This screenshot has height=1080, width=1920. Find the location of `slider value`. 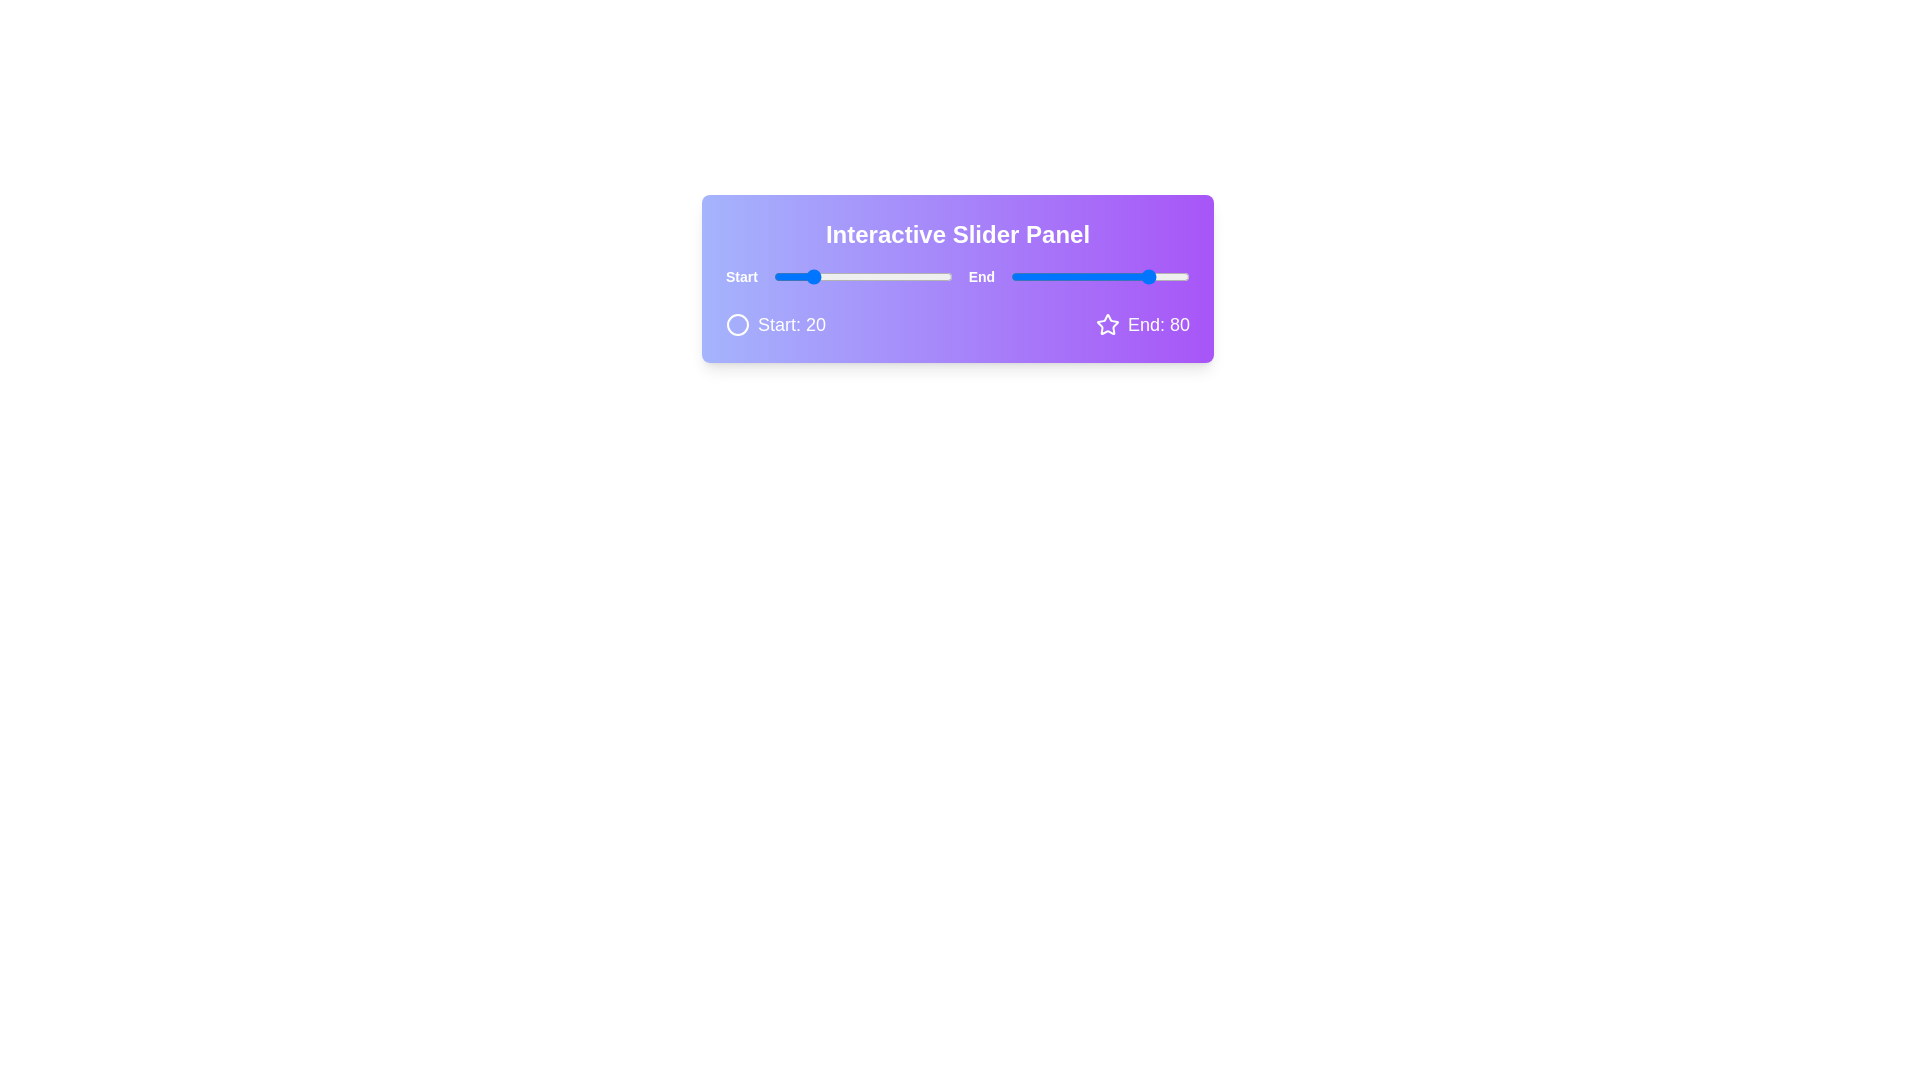

slider value is located at coordinates (824, 277).